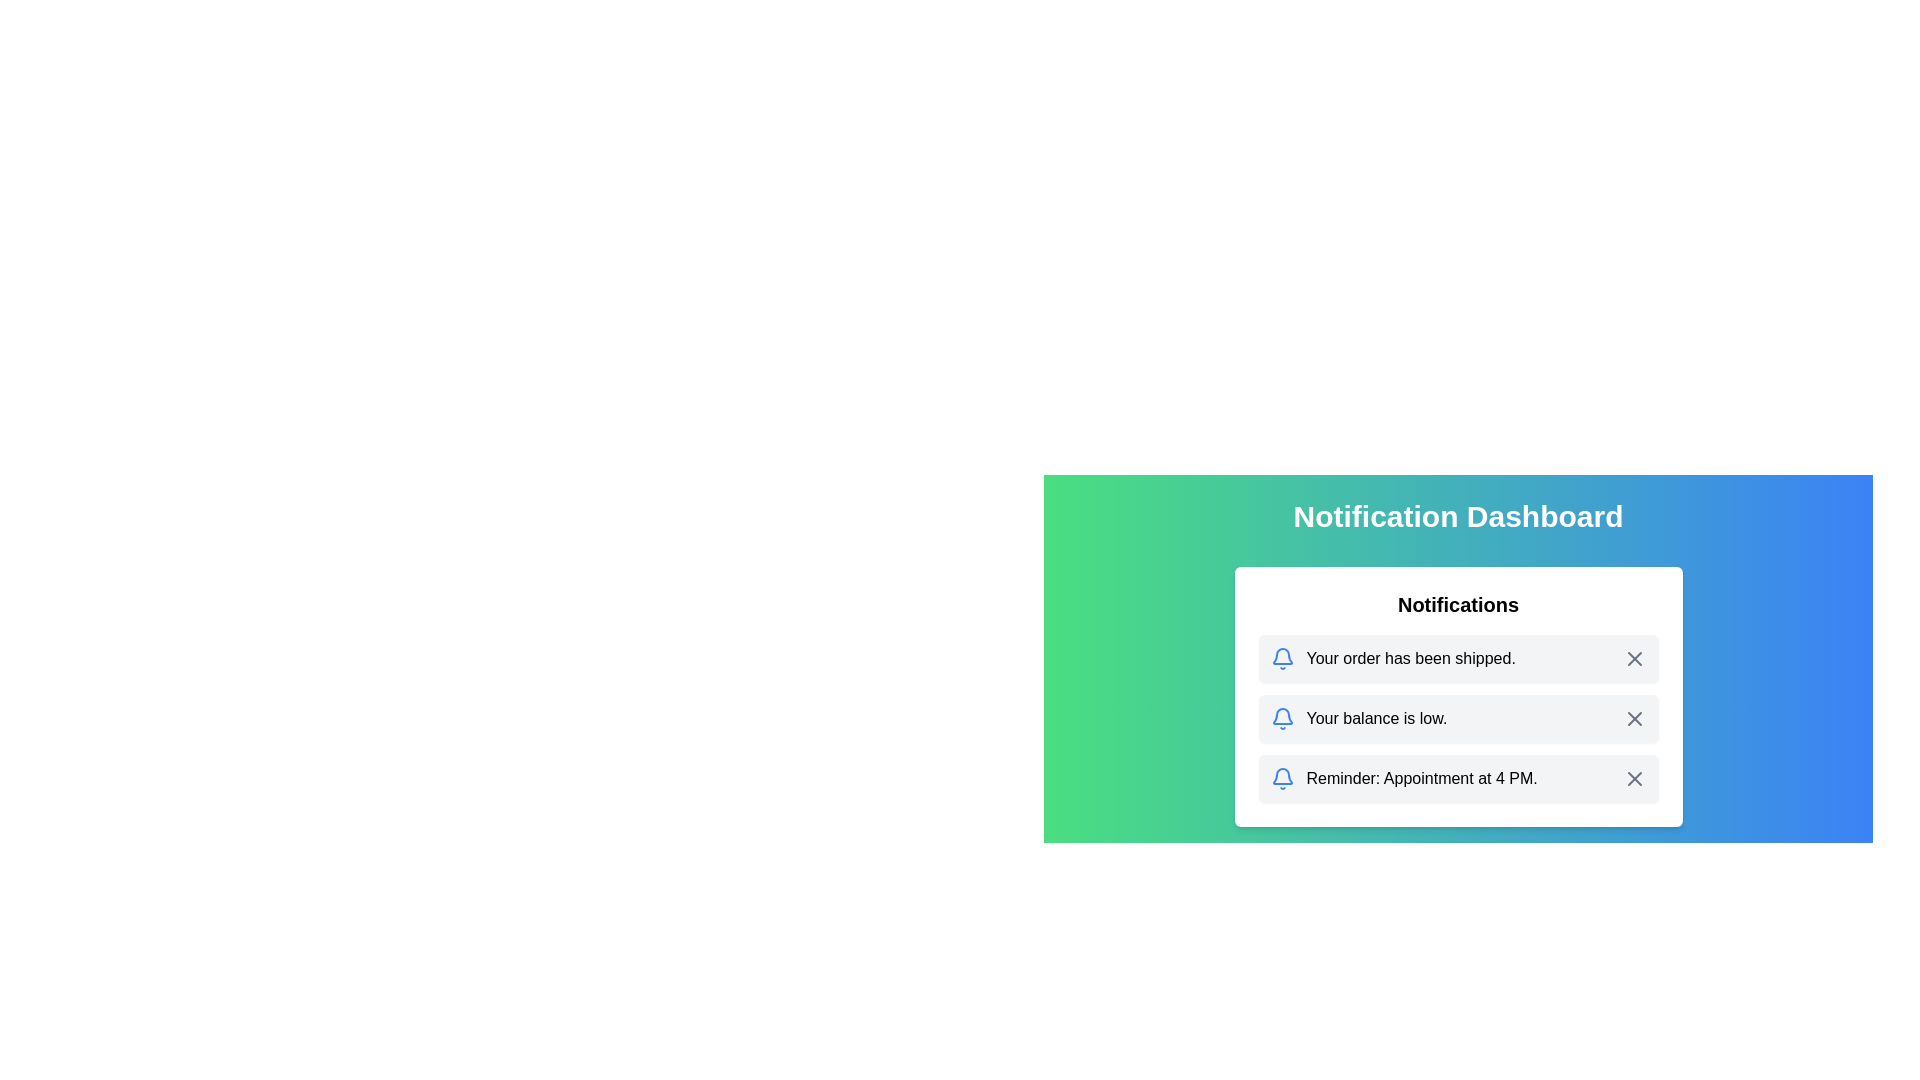 The width and height of the screenshot is (1920, 1080). I want to click on the top-left to bottom-right stroke of the 'X' symbol in the second notification row to observe tooltip or visual feedback, so click(1634, 717).